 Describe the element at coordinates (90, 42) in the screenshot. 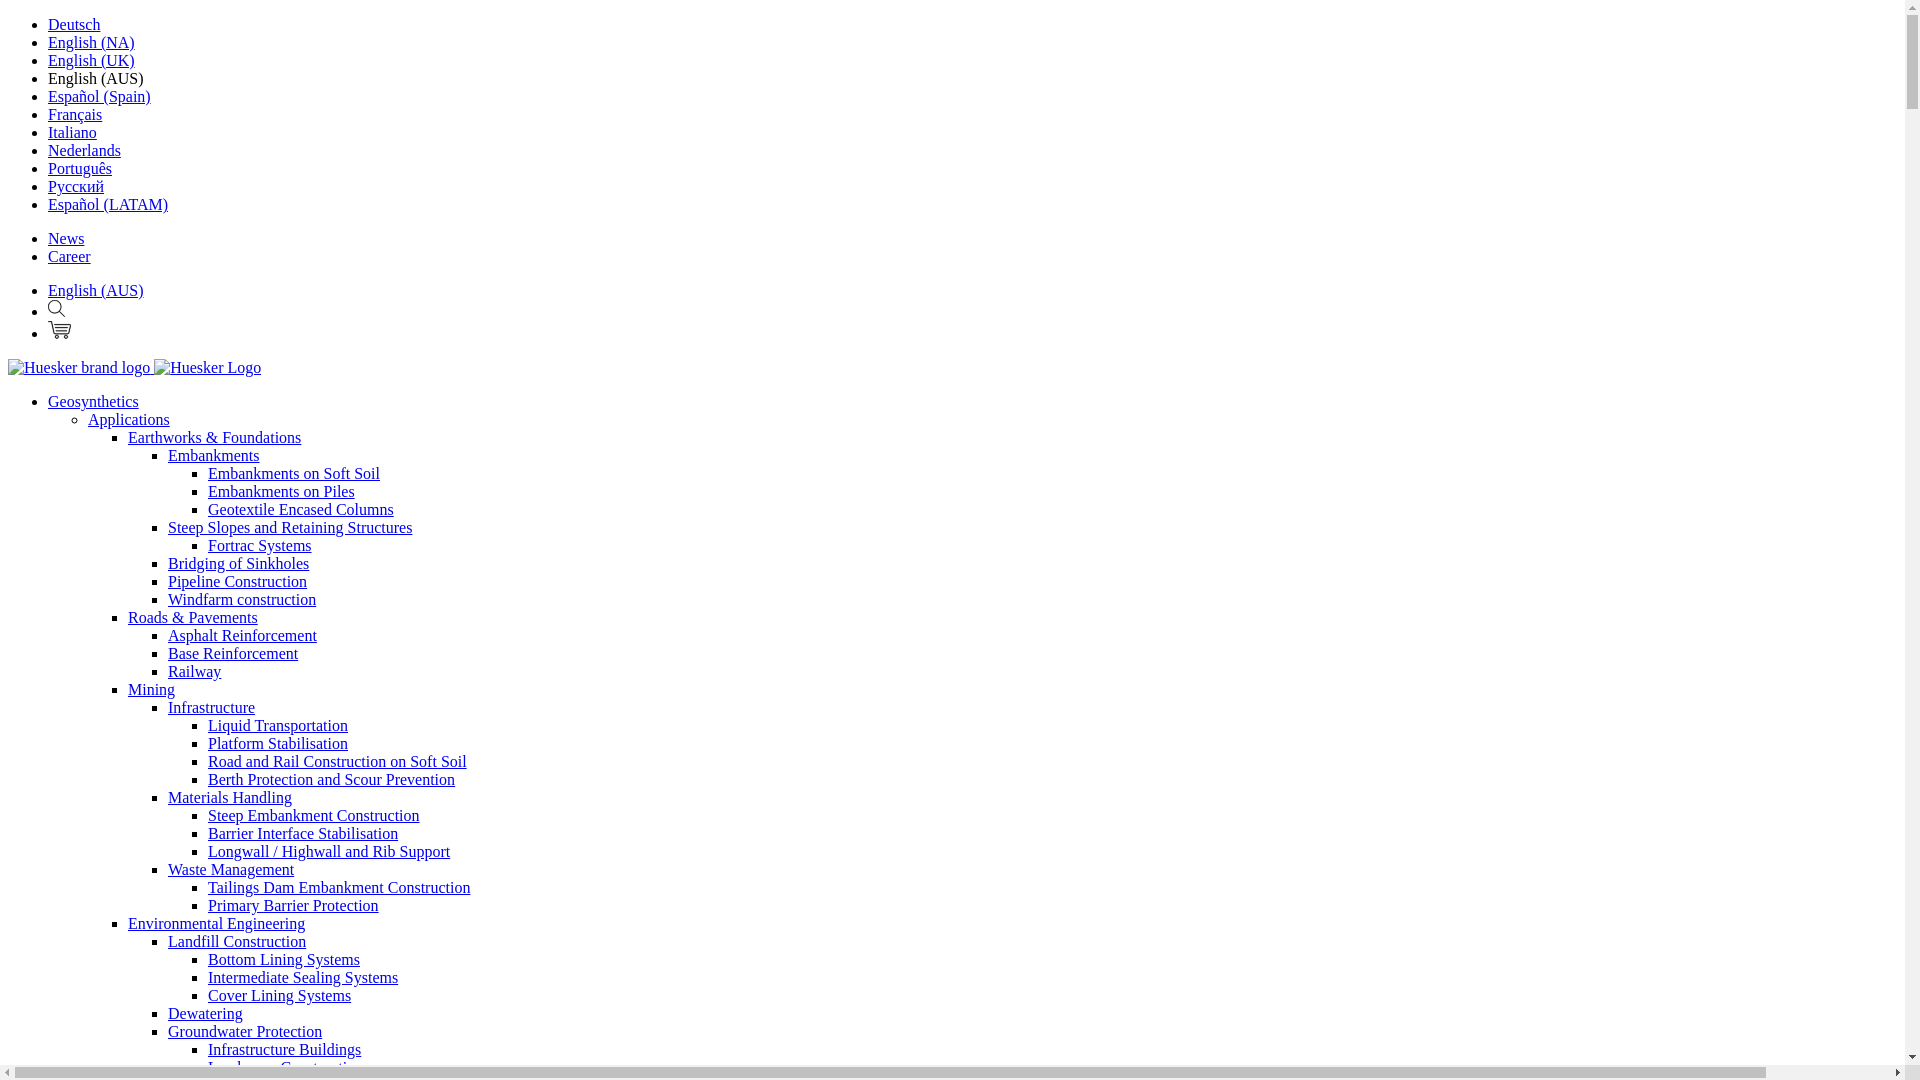

I see `'English (NA)'` at that location.